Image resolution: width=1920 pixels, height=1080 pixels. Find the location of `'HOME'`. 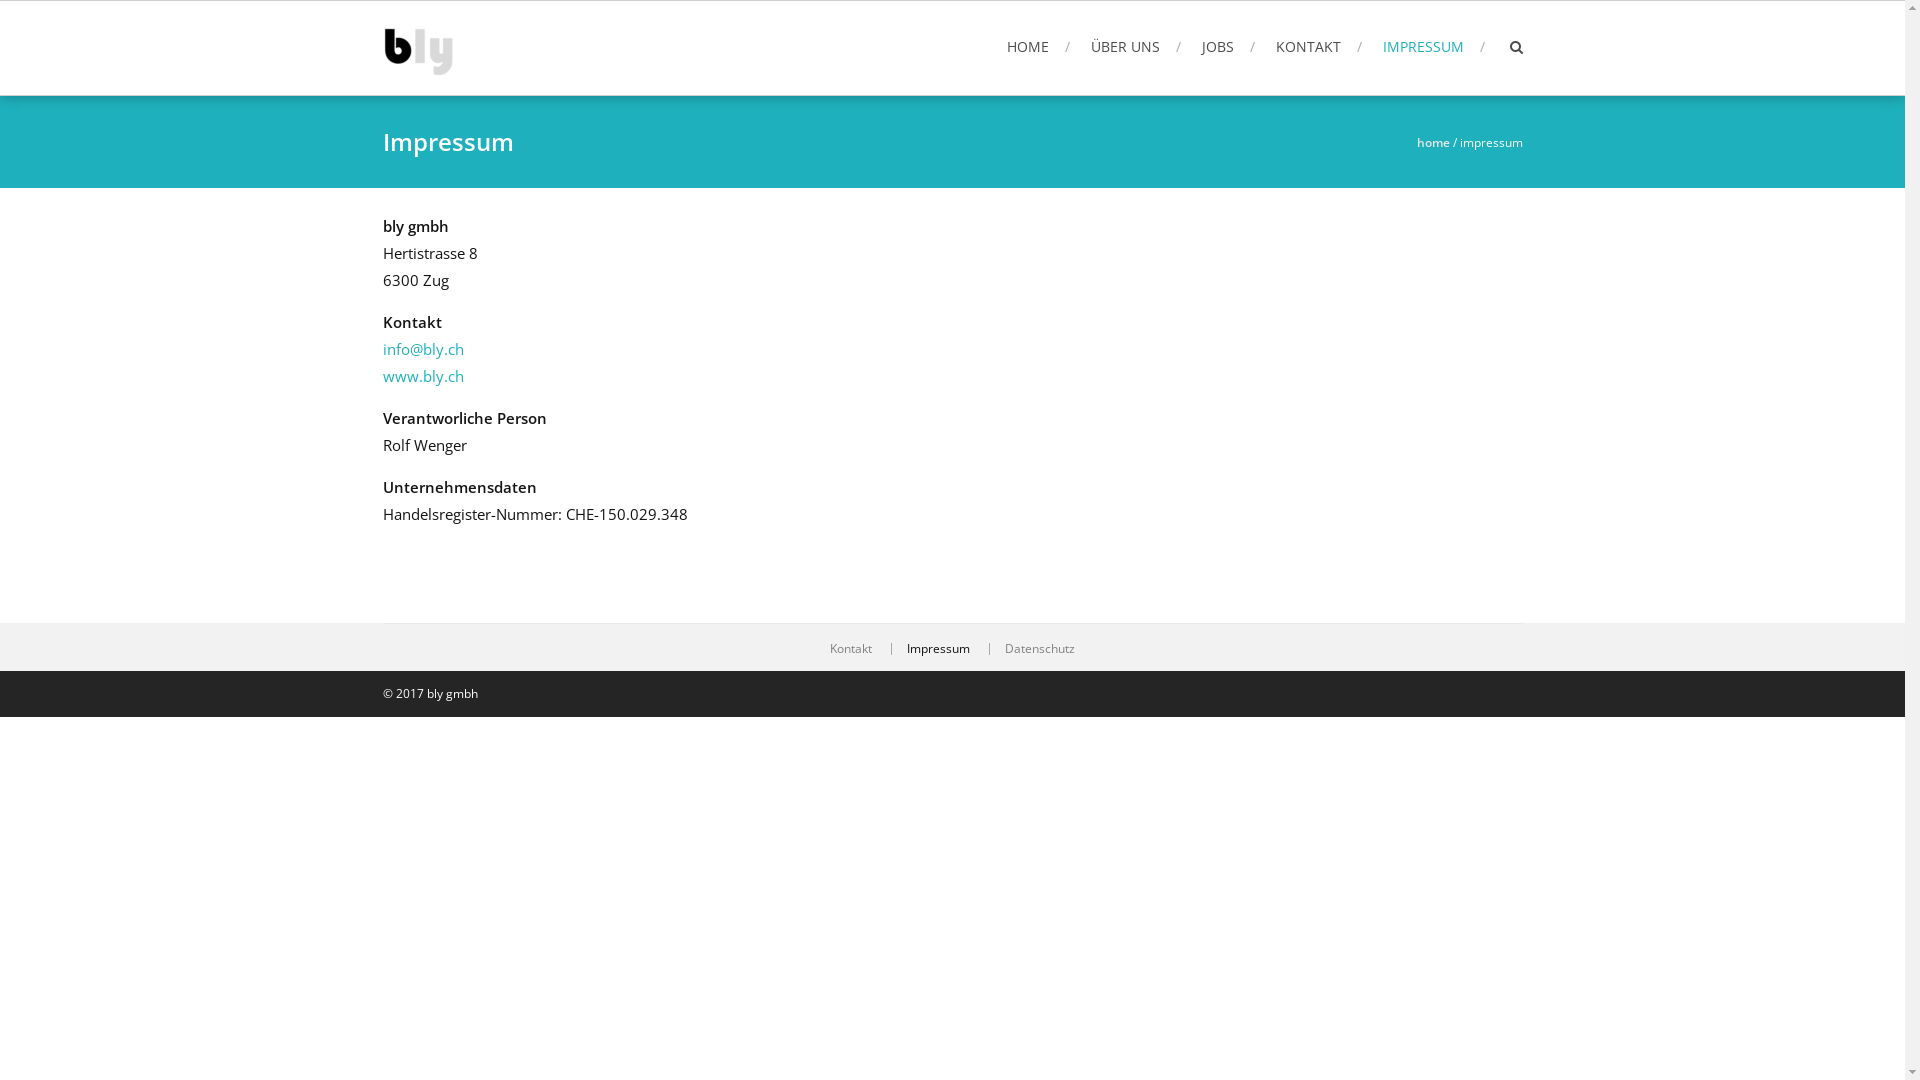

'HOME' is located at coordinates (1037, 45).